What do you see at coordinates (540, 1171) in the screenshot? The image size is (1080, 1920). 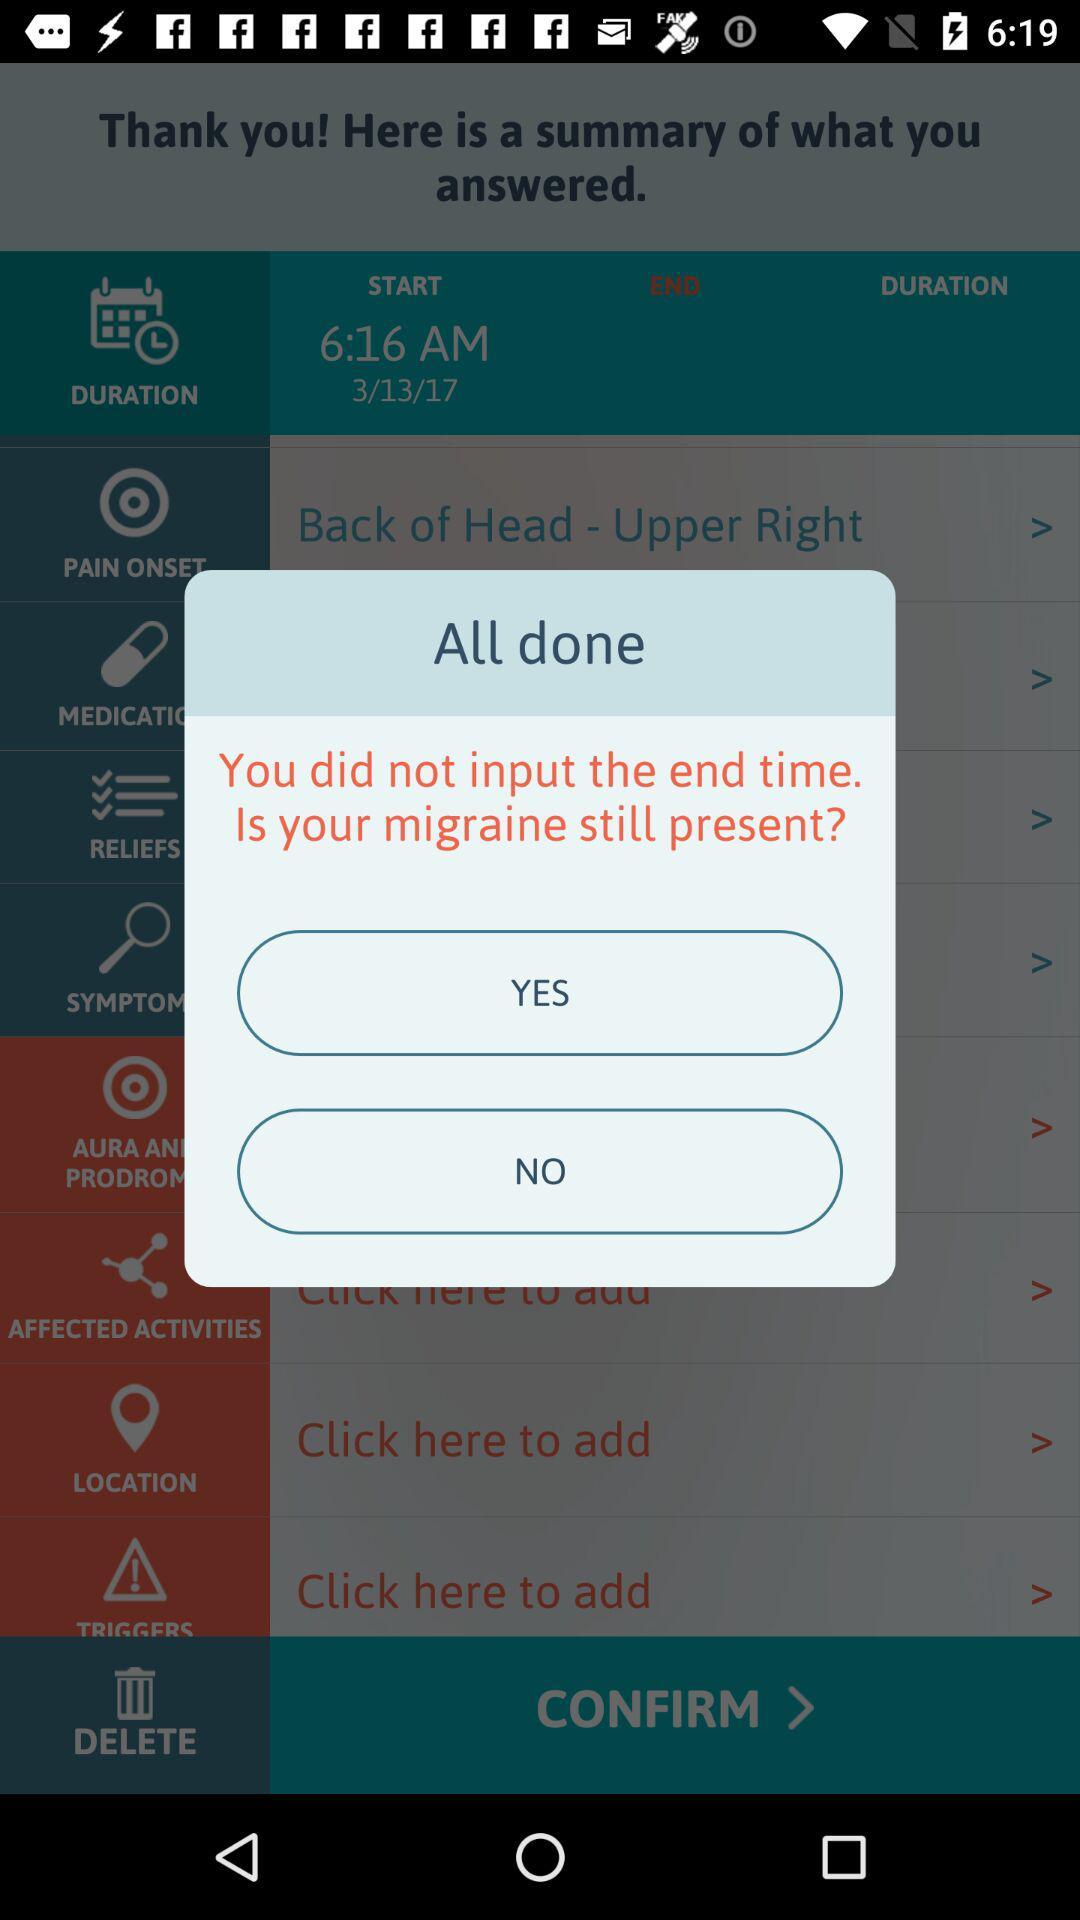 I see `the button below yes icon` at bounding box center [540, 1171].